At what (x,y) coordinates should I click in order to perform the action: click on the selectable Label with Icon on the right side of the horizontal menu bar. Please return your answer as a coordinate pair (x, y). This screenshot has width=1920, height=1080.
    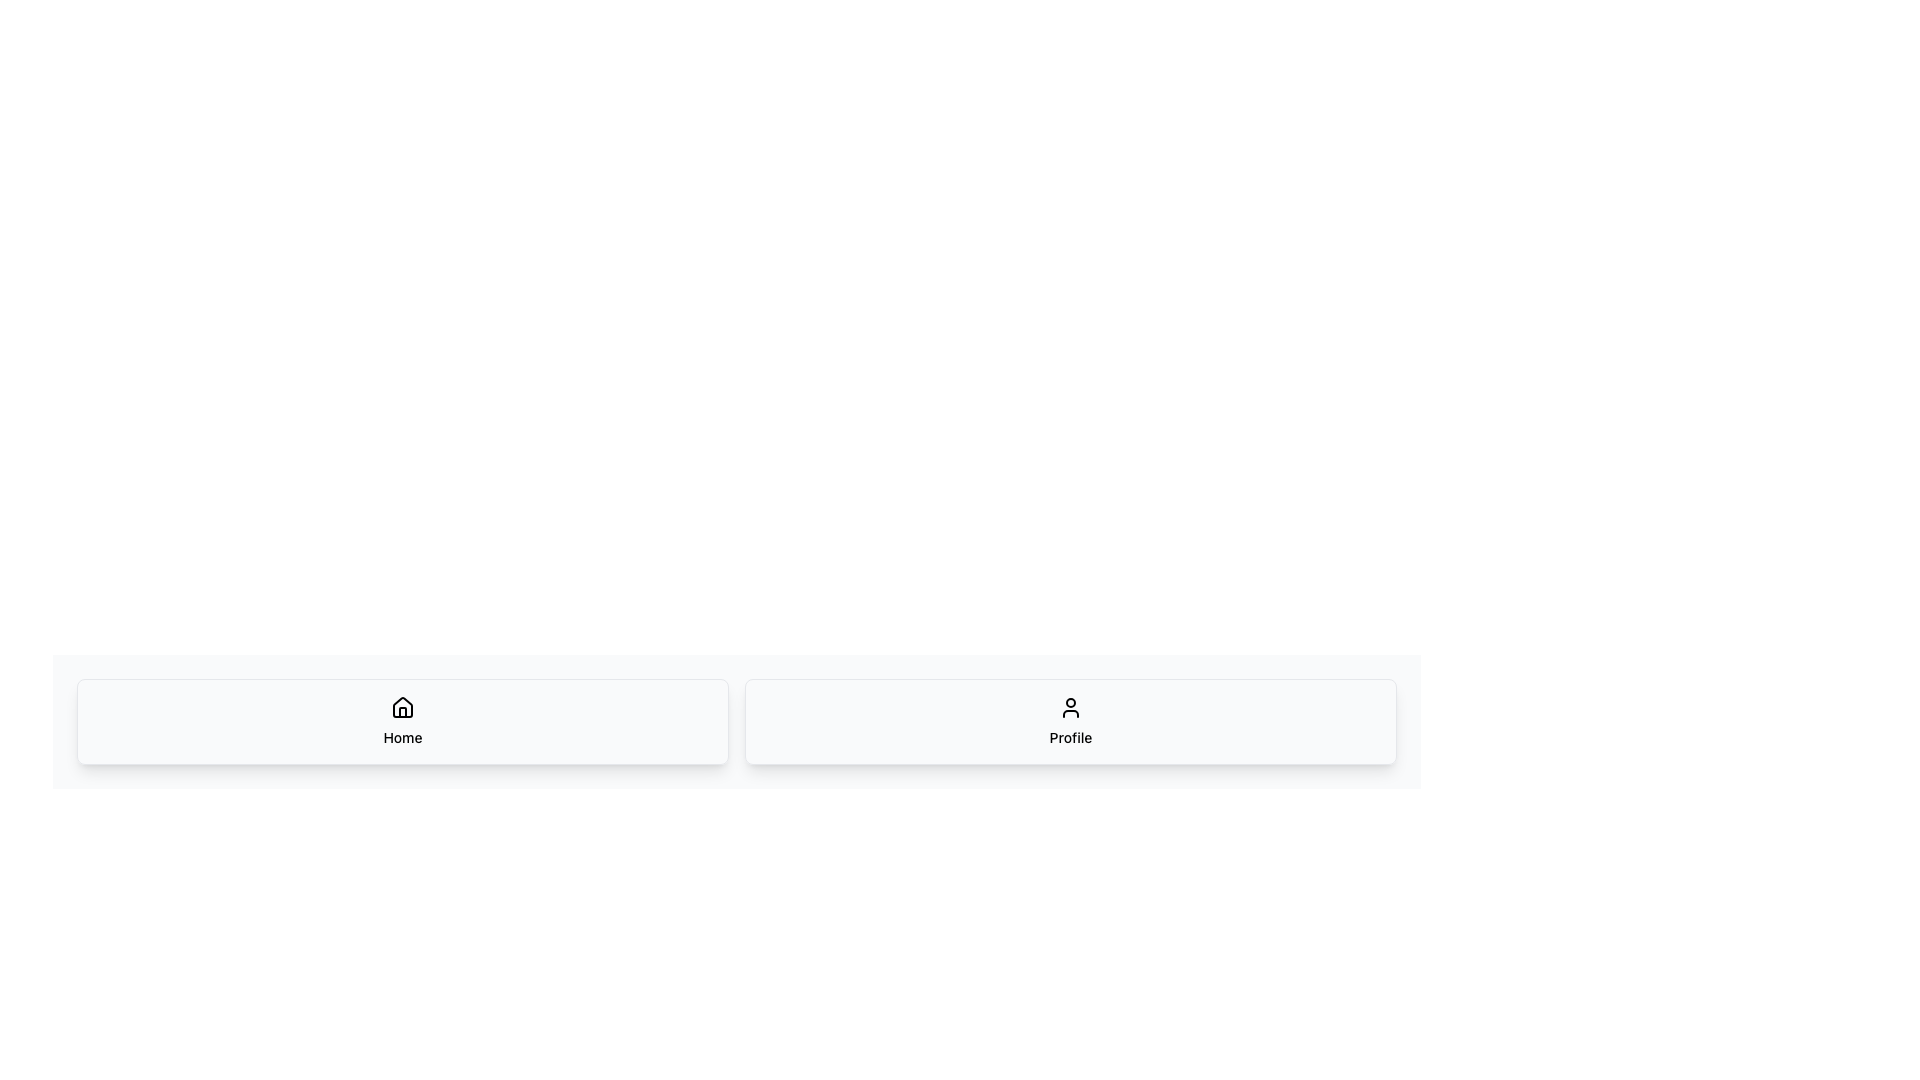
    Looking at the image, I should click on (1069, 721).